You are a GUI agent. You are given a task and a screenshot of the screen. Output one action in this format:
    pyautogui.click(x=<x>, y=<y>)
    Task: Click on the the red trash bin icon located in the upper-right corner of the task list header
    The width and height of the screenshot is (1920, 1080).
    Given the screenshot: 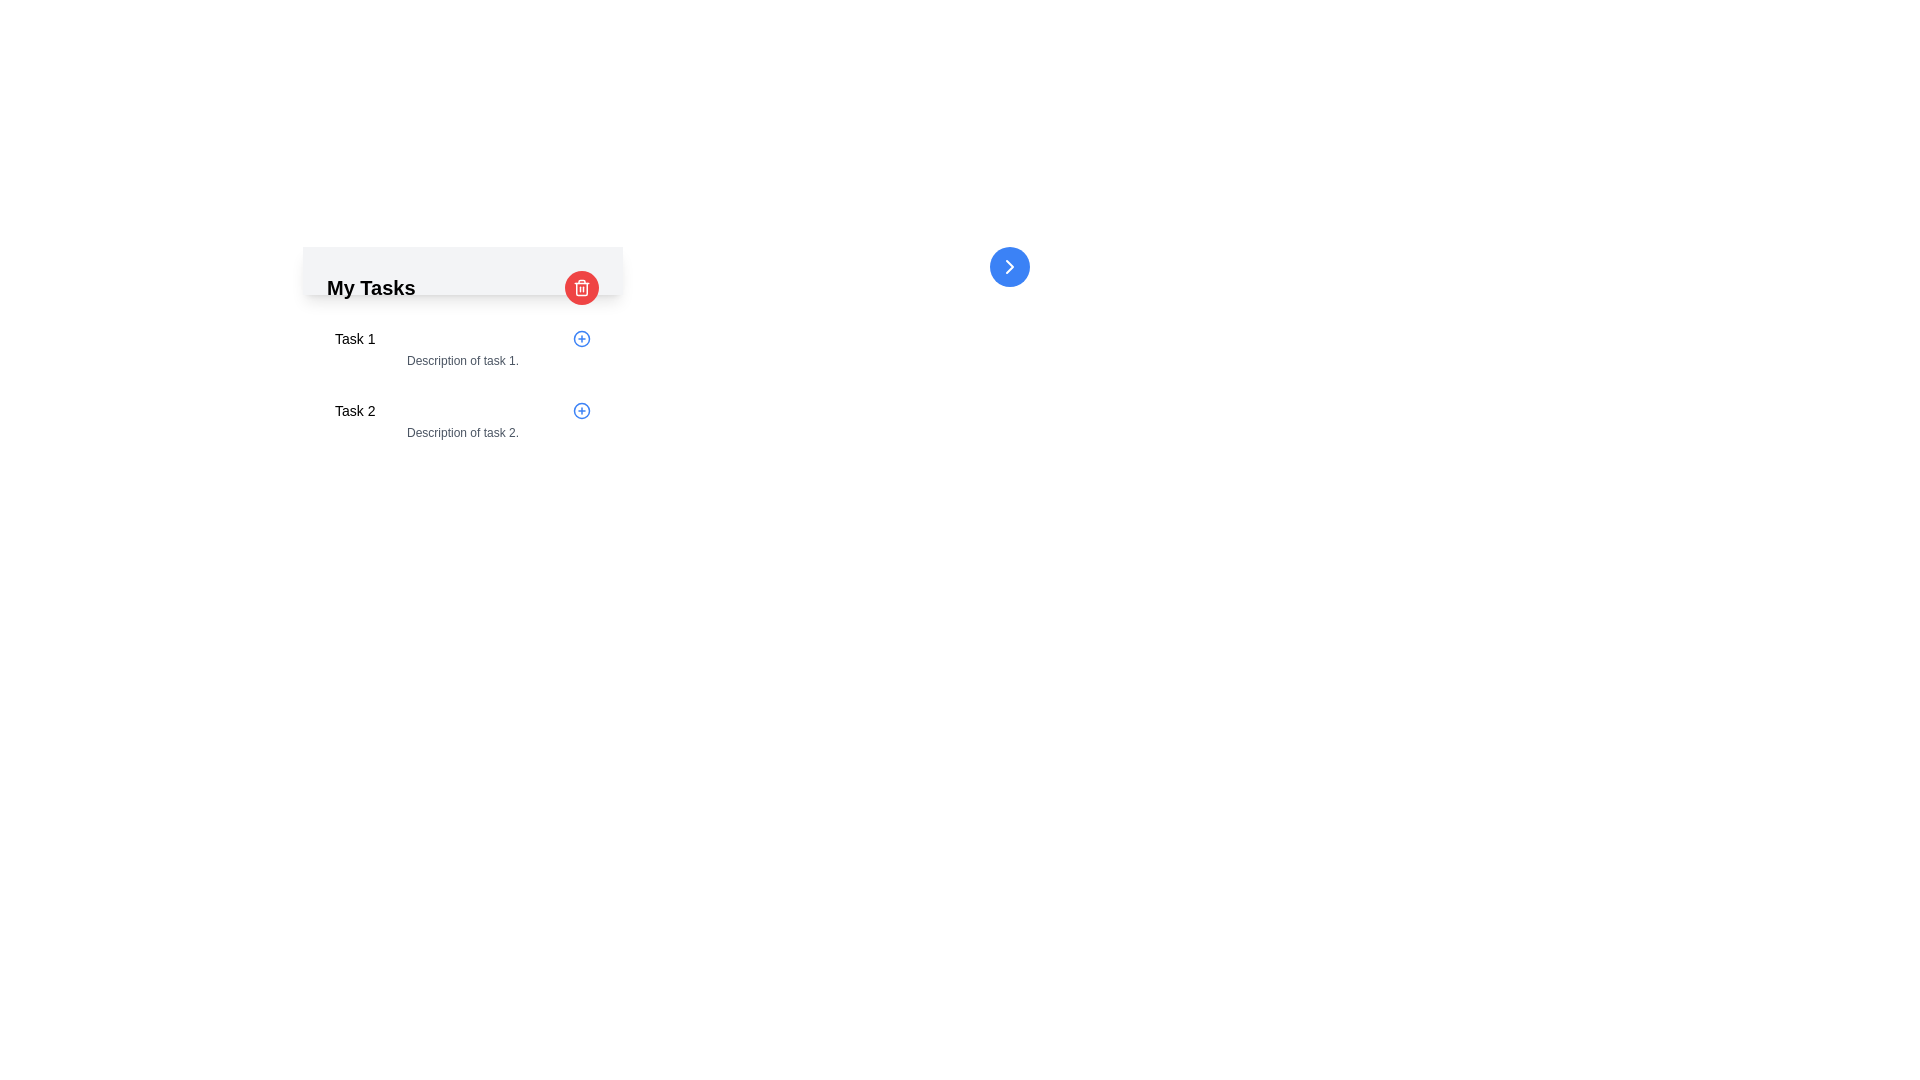 What is the action you would take?
    pyautogui.click(x=580, y=289)
    